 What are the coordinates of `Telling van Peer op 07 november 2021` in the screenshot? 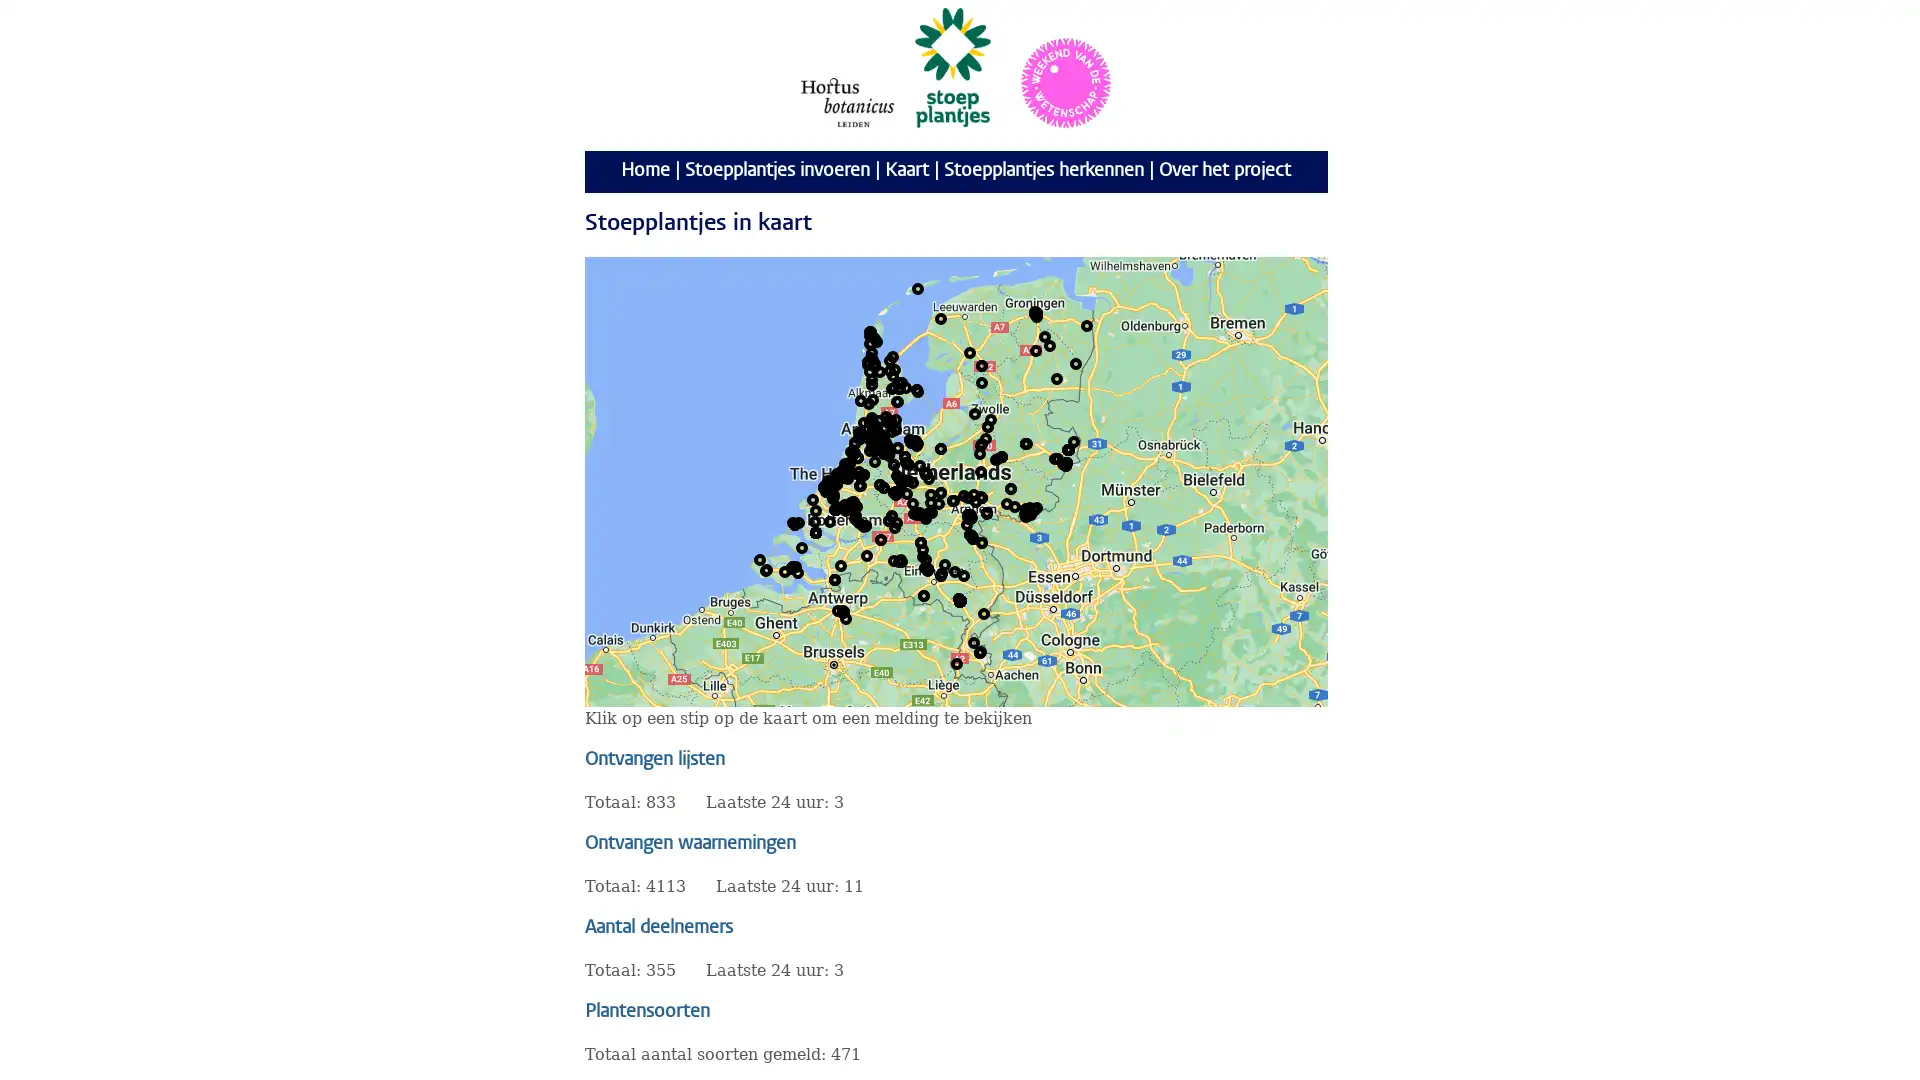 It's located at (867, 555).